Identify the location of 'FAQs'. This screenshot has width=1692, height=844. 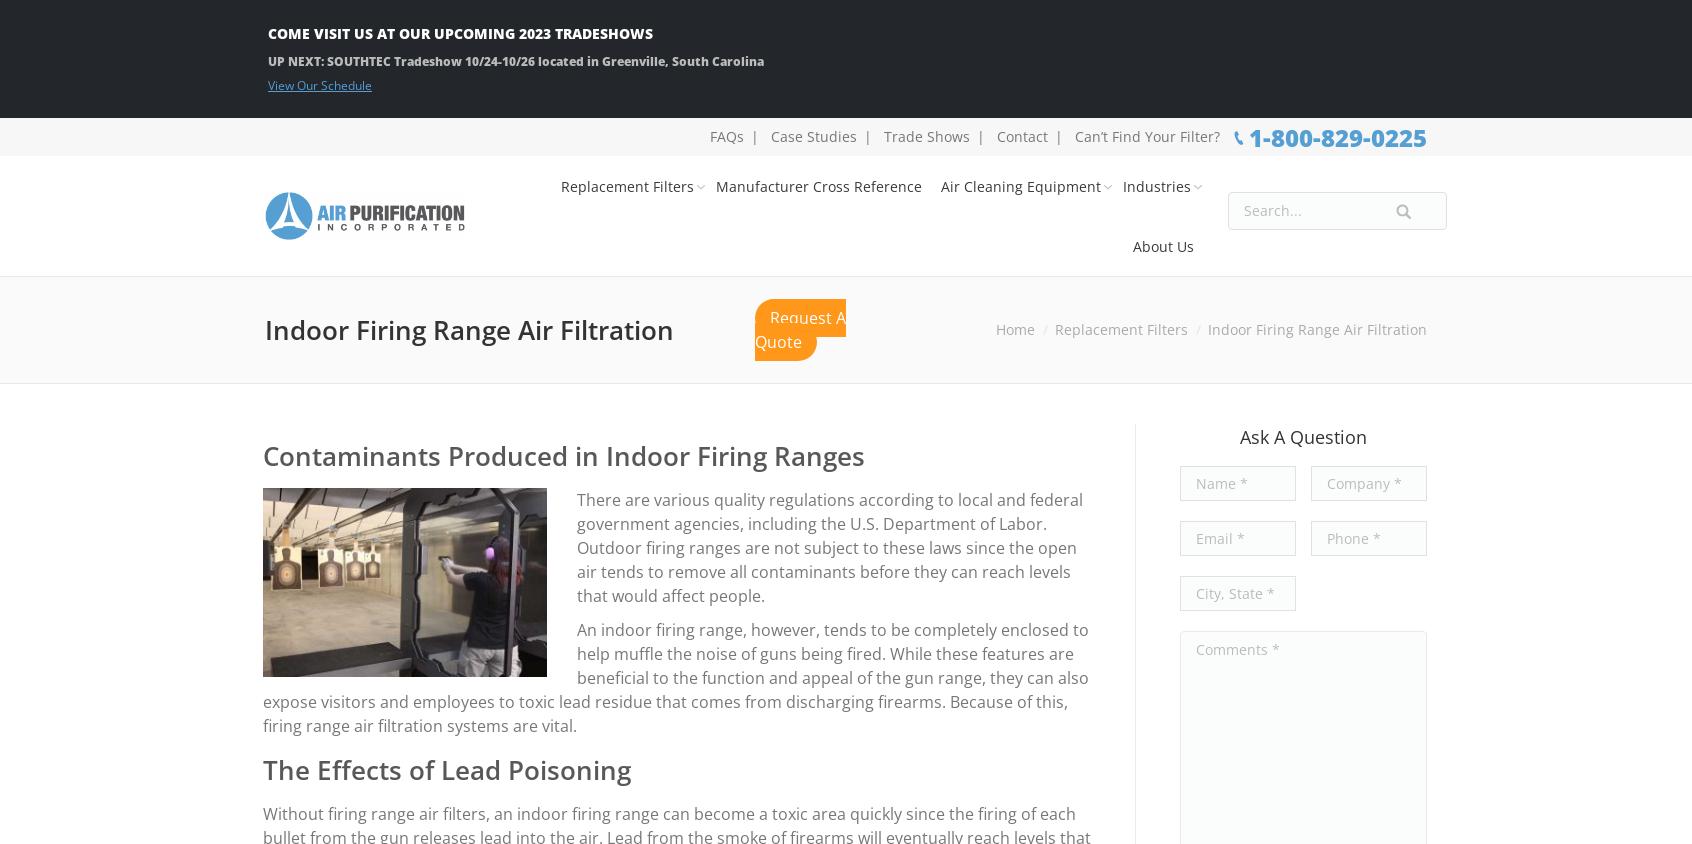
(707, 136).